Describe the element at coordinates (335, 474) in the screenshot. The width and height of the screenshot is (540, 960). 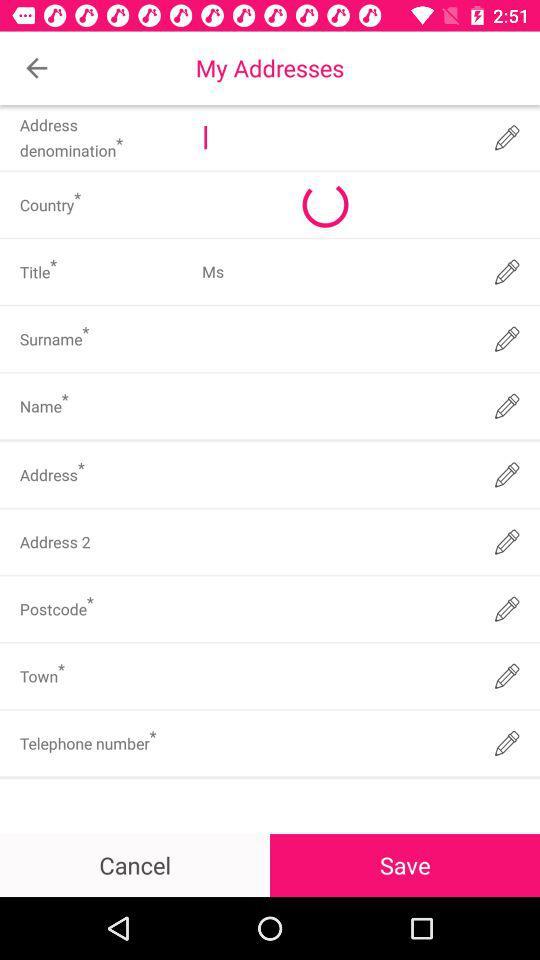
I see `address field` at that location.